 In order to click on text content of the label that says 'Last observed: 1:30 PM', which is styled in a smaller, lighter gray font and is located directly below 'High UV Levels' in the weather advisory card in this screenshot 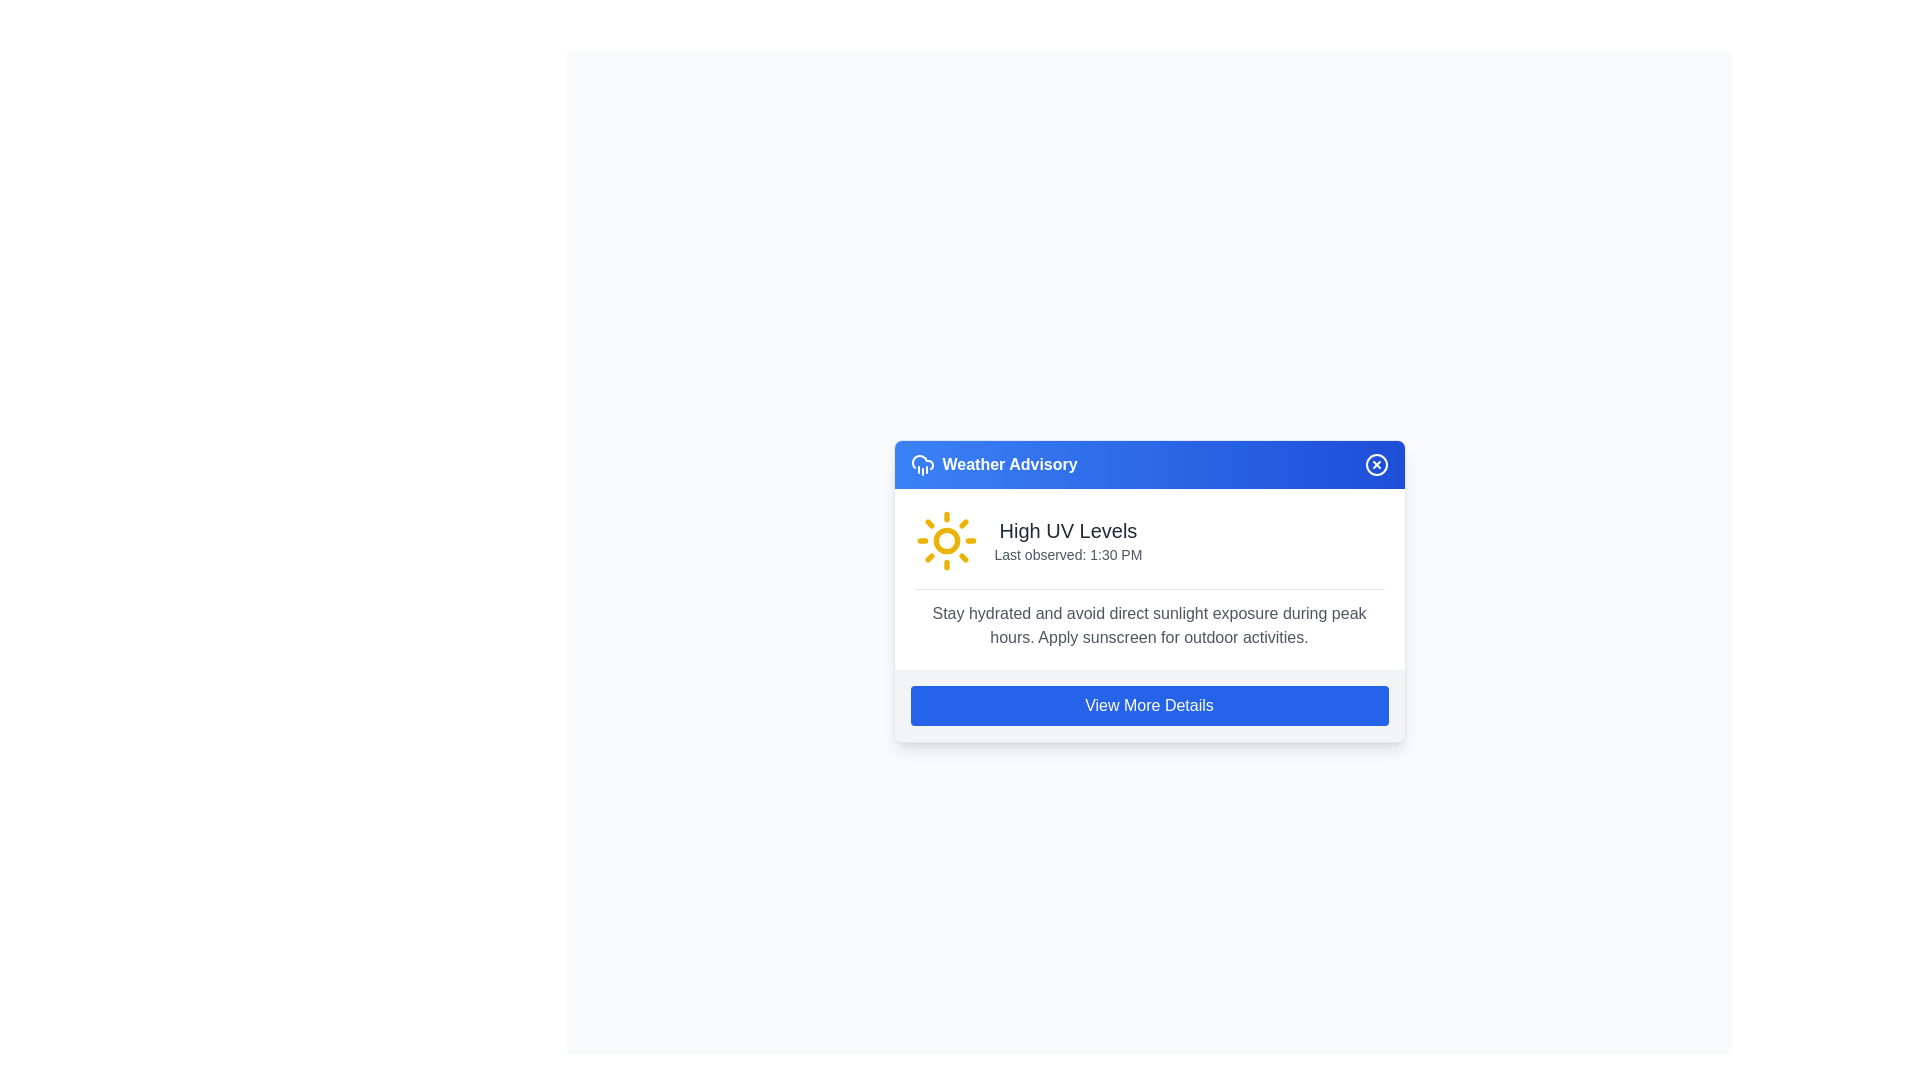, I will do `click(1067, 554)`.